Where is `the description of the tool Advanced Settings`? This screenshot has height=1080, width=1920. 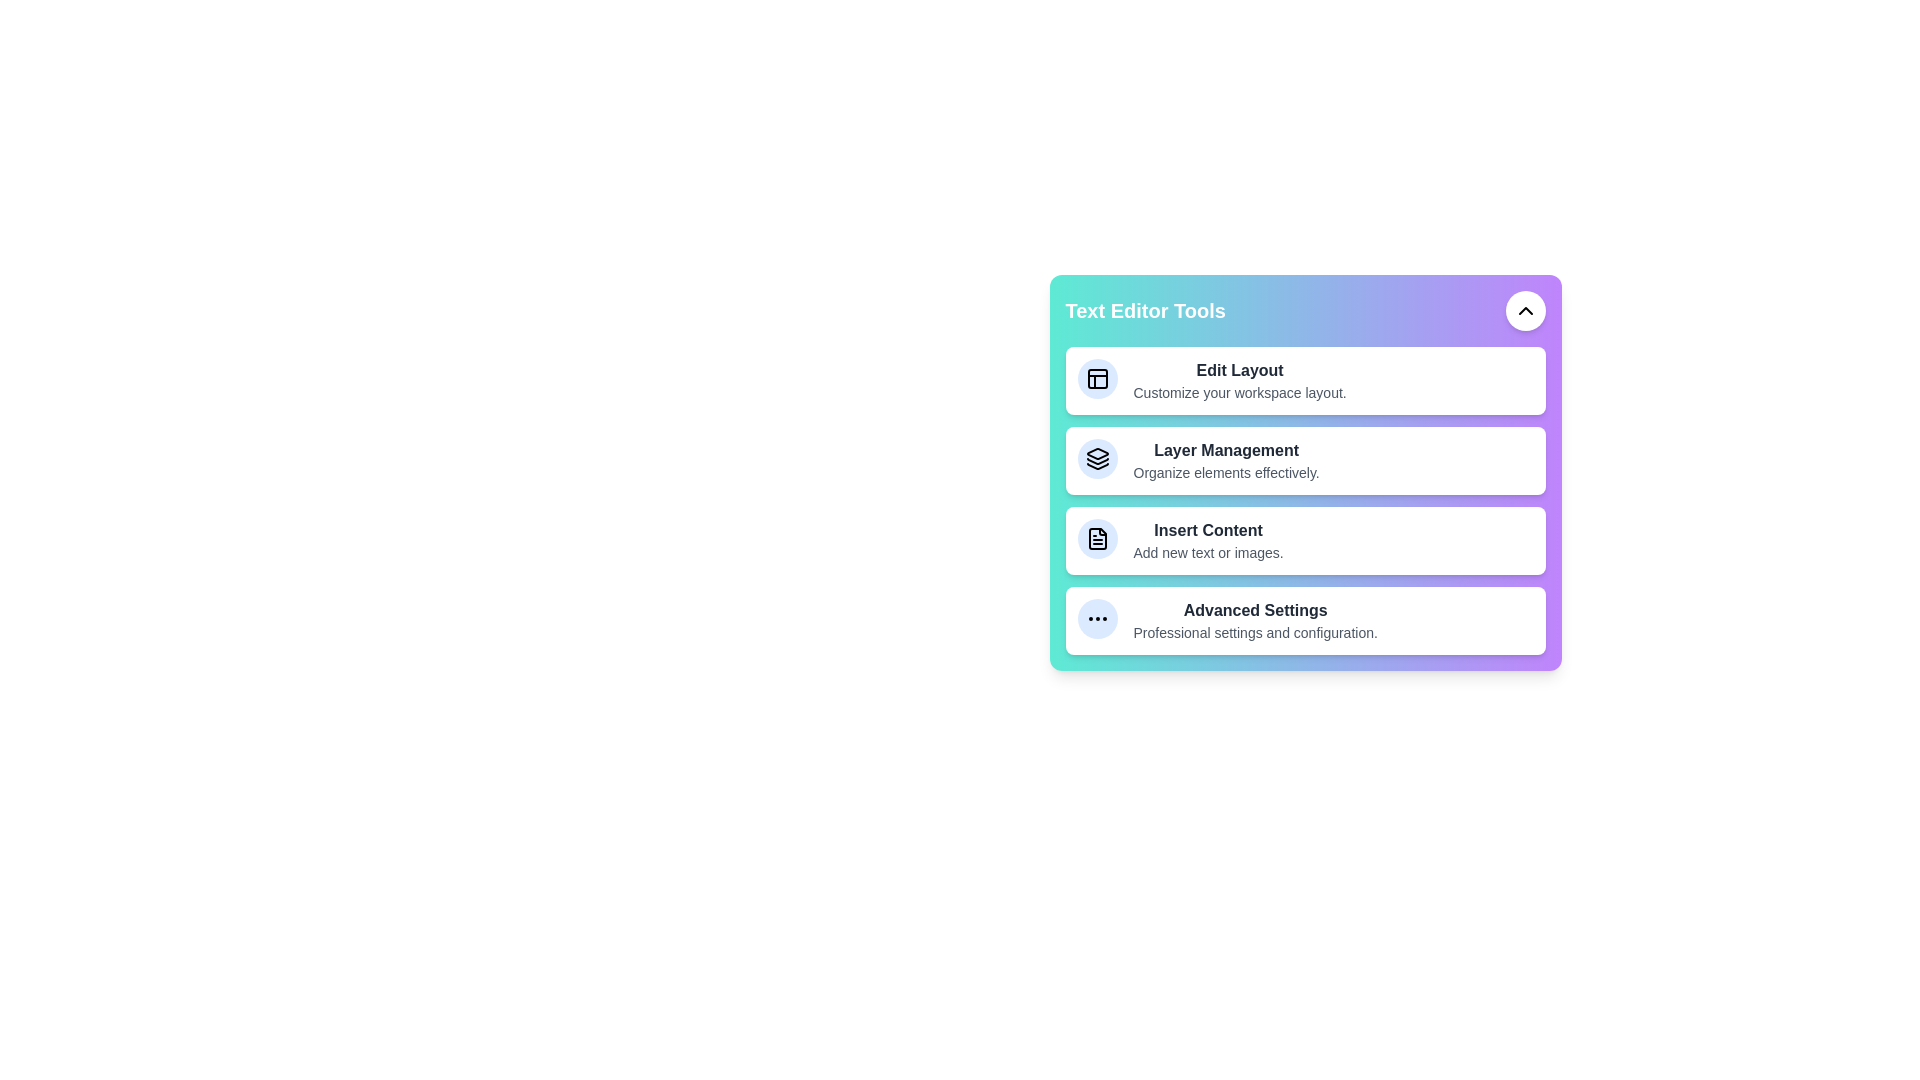 the description of the tool Advanced Settings is located at coordinates (1200, 599).